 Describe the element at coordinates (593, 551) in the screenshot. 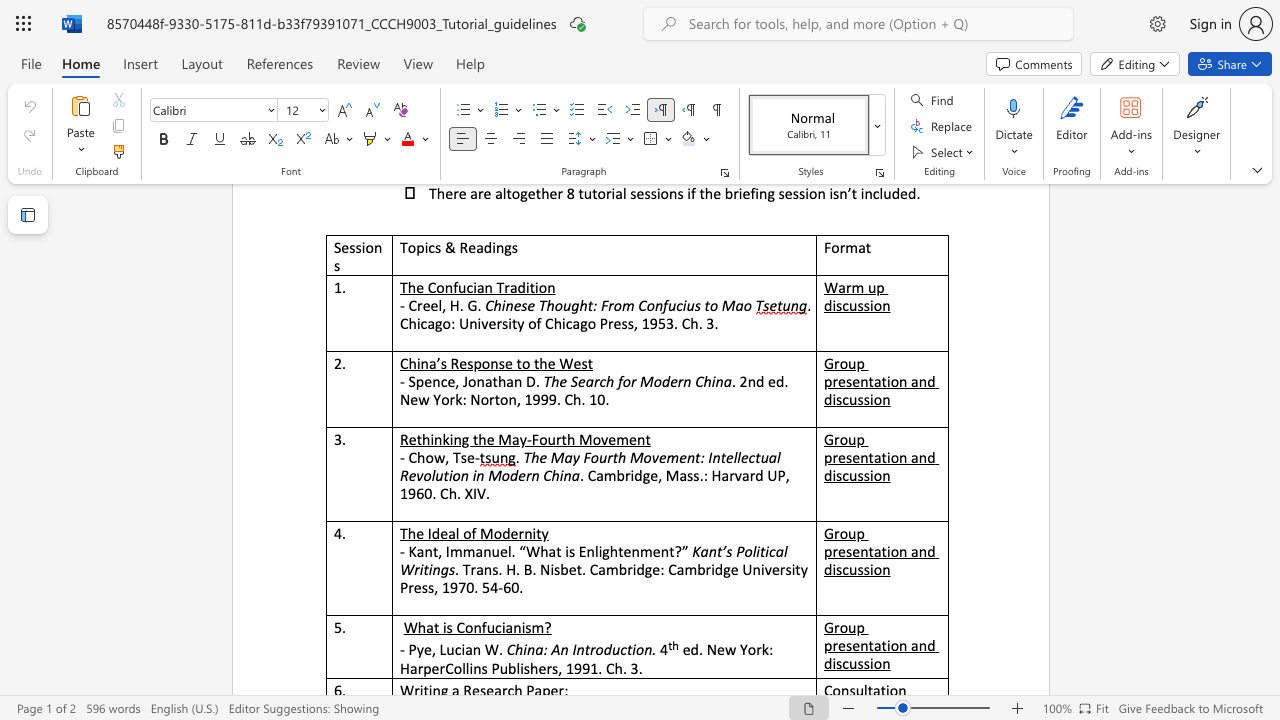

I see `the subset text "ligh" within the text "- Kant, Immanuel. “What is Enlightenment?”"` at that location.